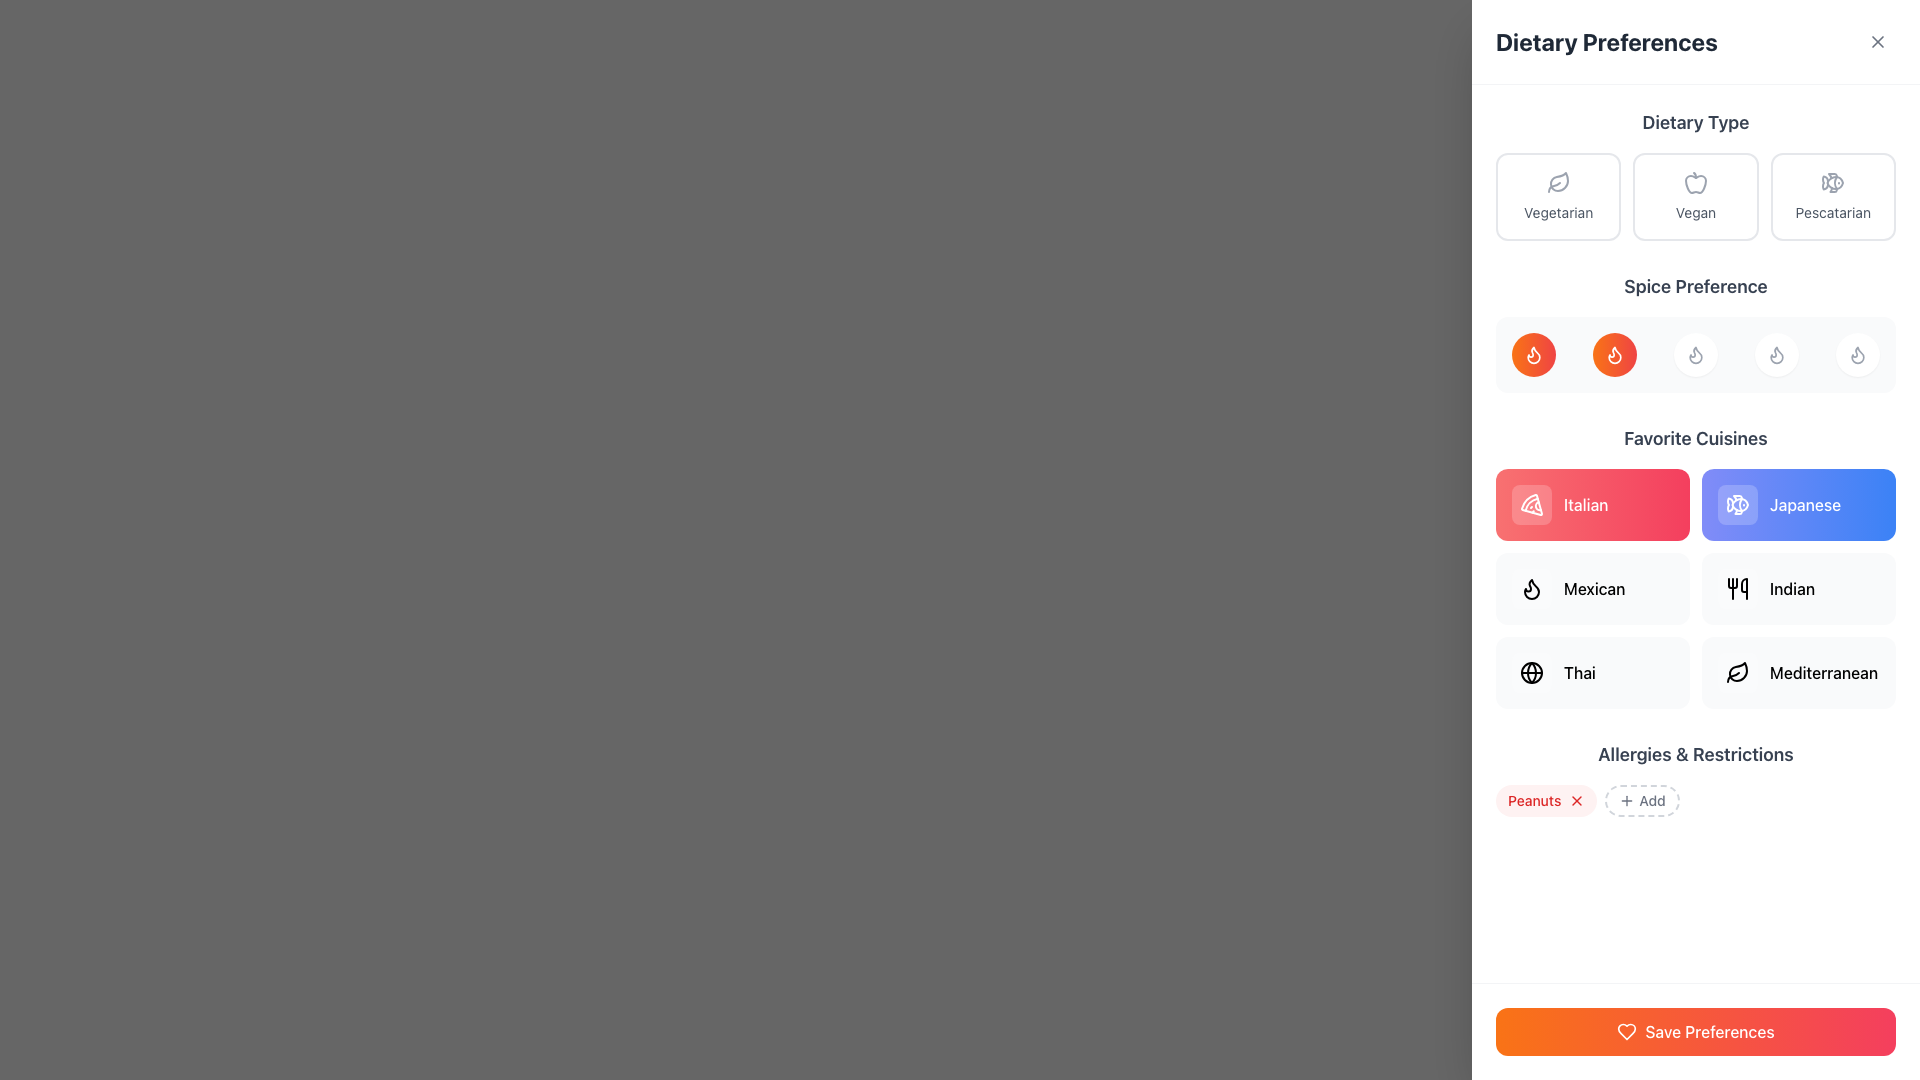 The width and height of the screenshot is (1920, 1080). I want to click on the text label displaying 'Mediterranean', which is part of the 'Favorite Cuisines' section, positioned at the bottom-right corner adjacent to 'Indian' and 'Thai' cuisine options, so click(1824, 672).